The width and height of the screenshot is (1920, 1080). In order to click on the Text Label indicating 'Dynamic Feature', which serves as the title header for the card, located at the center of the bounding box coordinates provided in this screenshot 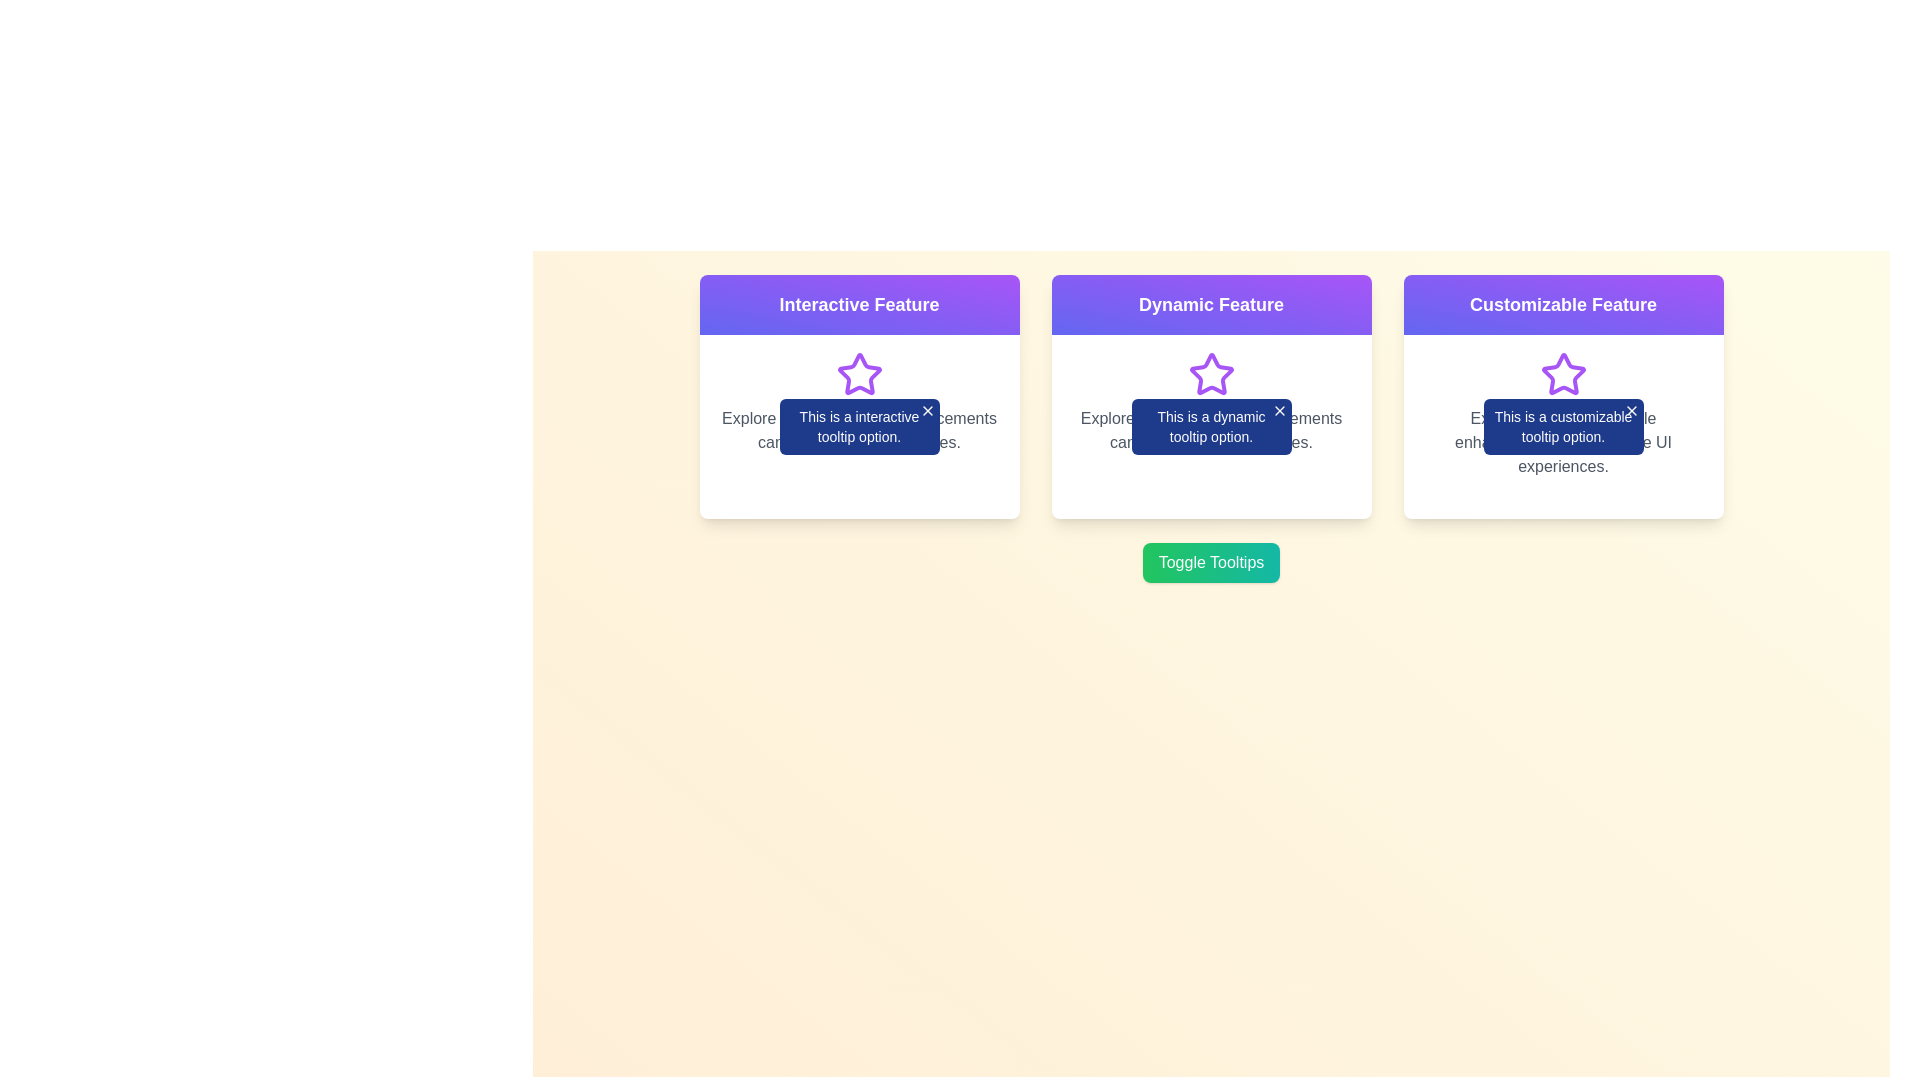, I will do `click(1210, 304)`.